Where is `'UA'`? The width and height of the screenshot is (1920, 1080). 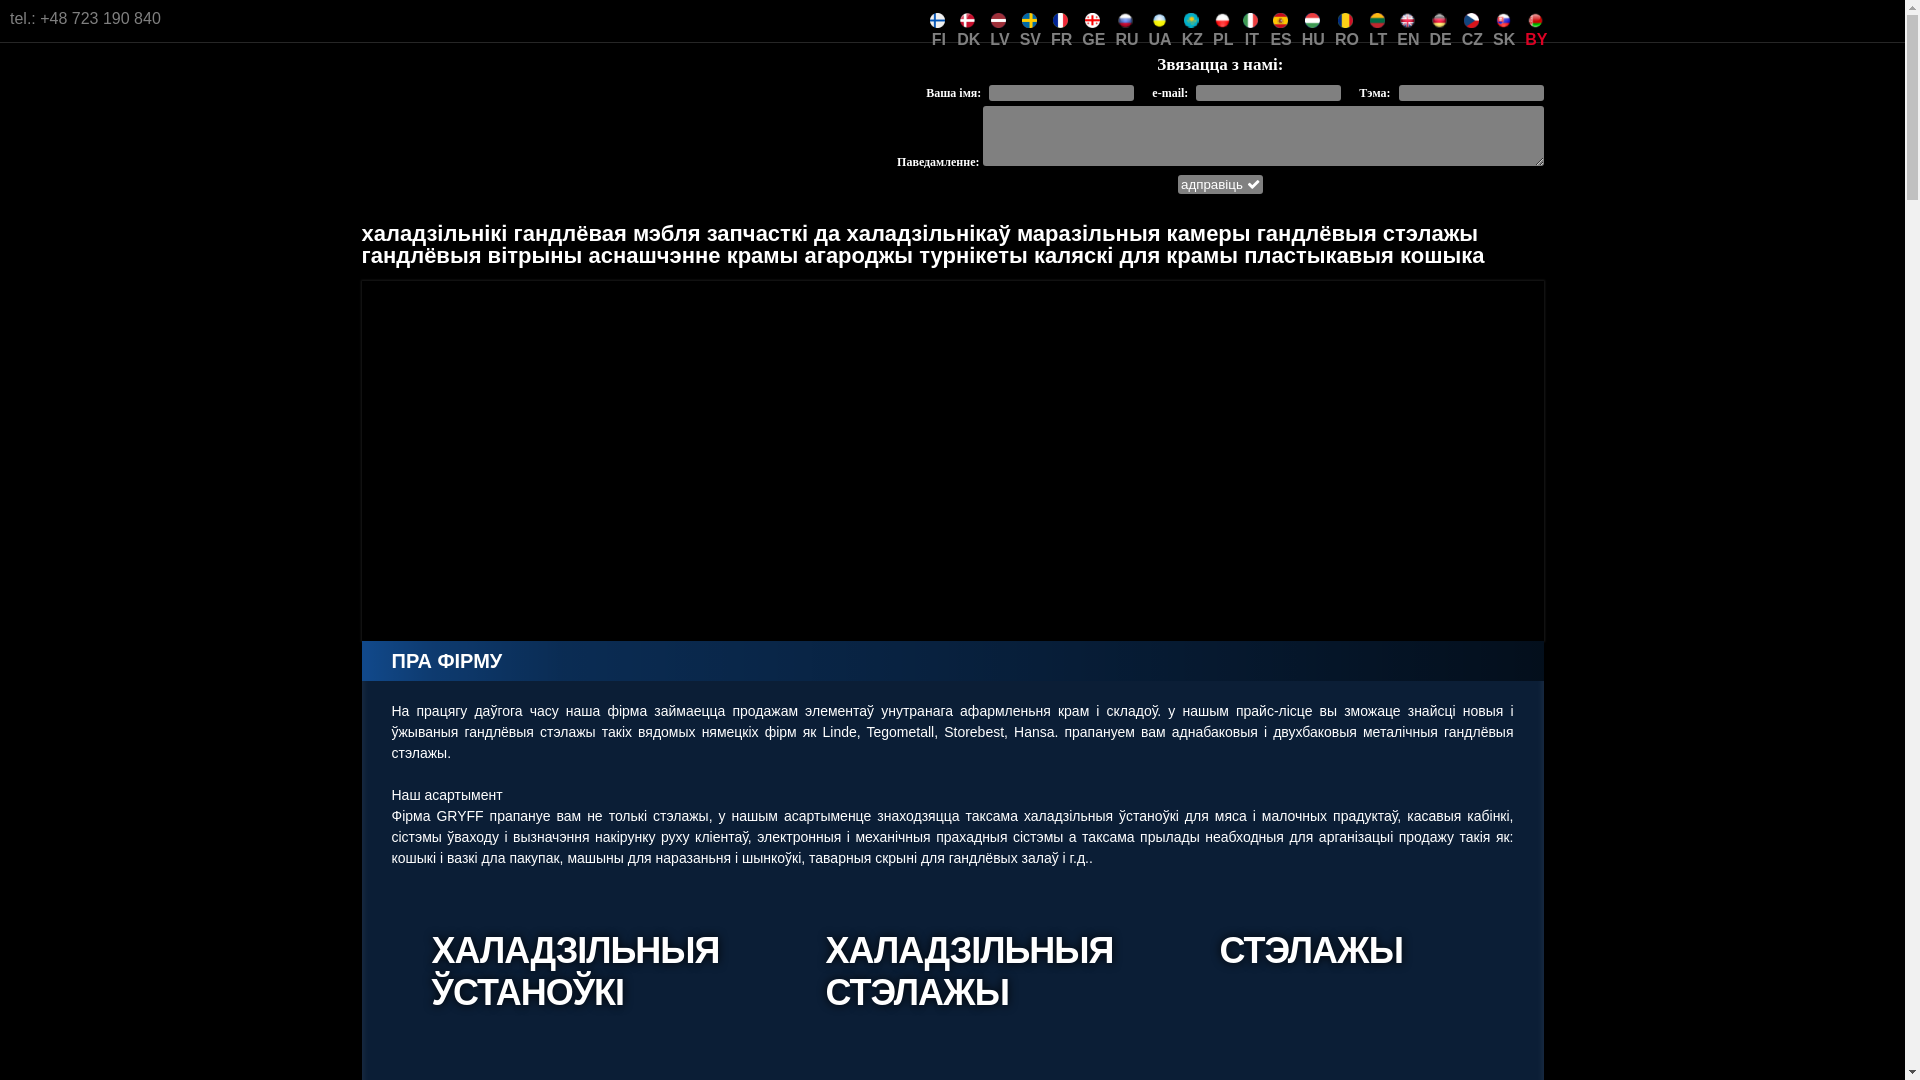
'UA' is located at coordinates (1160, 19).